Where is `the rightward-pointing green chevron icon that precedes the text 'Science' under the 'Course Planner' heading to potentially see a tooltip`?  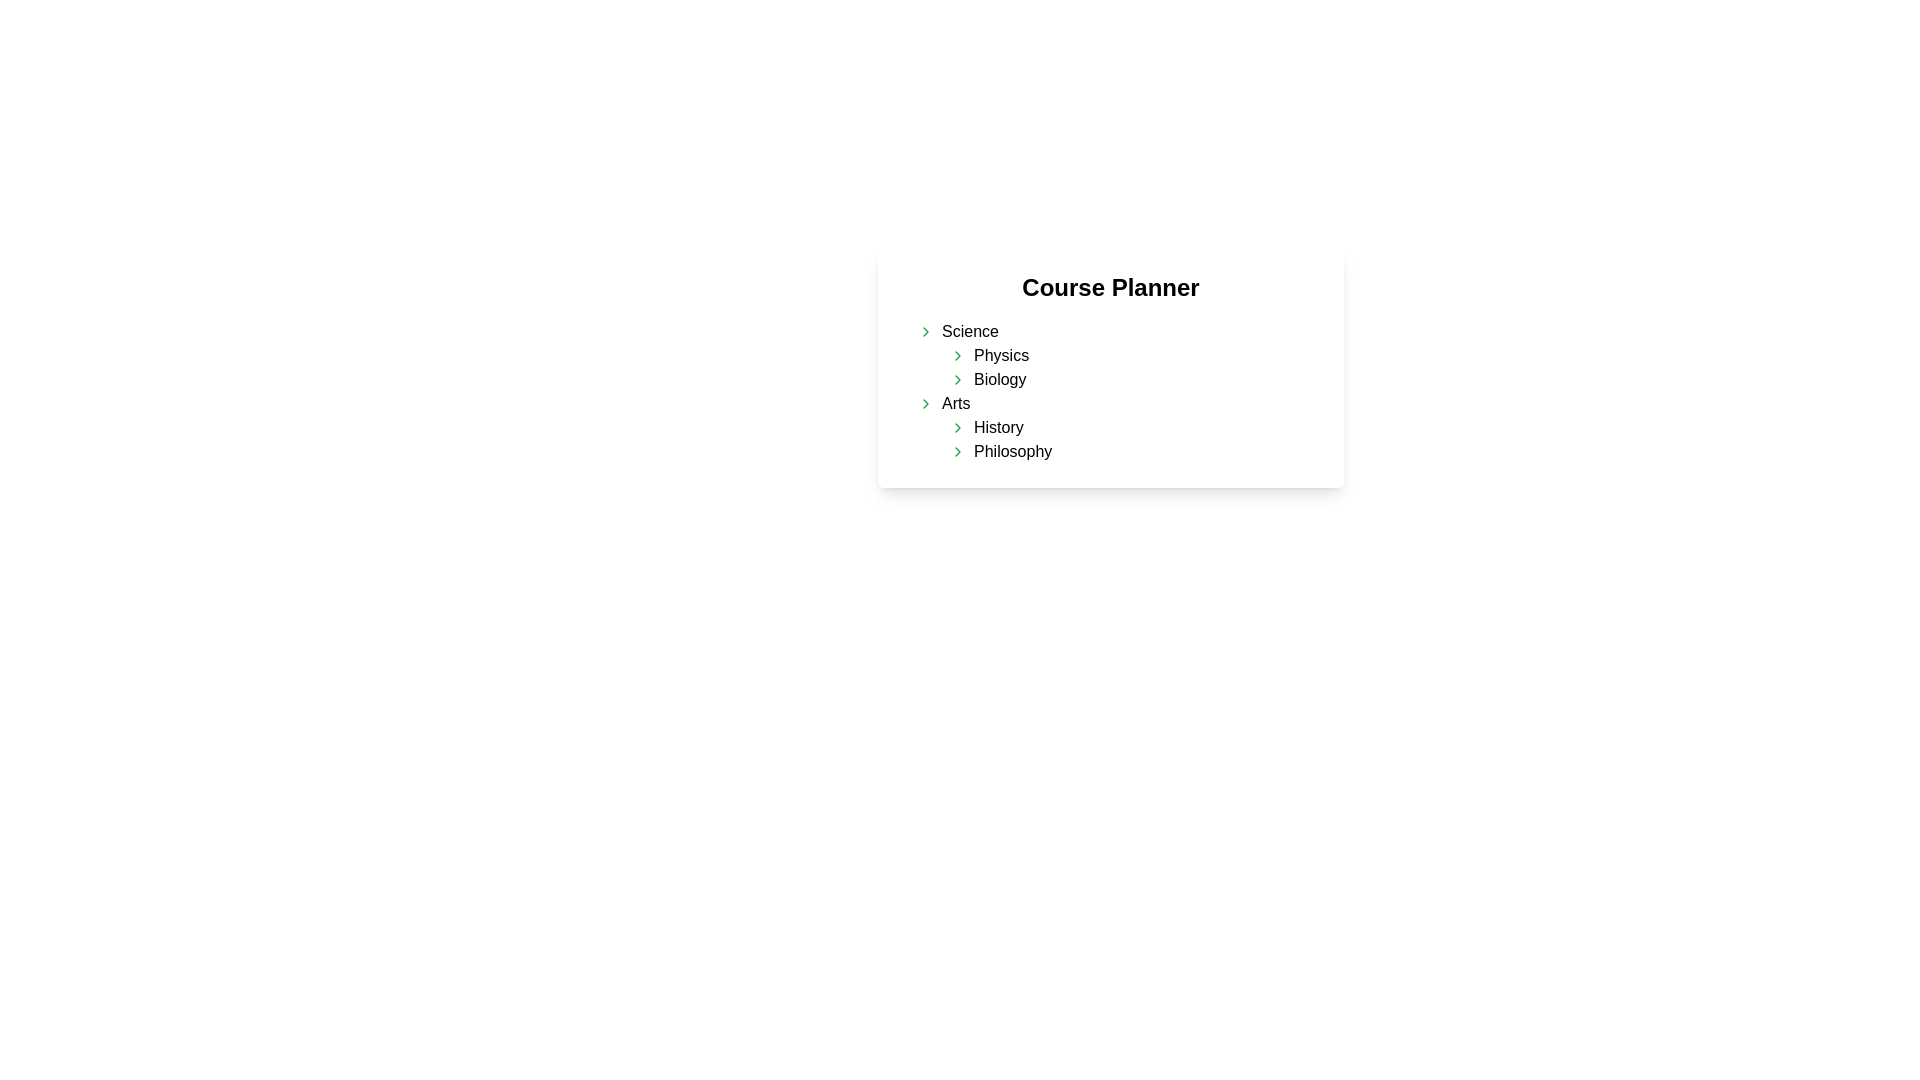 the rightward-pointing green chevron icon that precedes the text 'Science' under the 'Course Planner' heading to potentially see a tooltip is located at coordinates (925, 330).